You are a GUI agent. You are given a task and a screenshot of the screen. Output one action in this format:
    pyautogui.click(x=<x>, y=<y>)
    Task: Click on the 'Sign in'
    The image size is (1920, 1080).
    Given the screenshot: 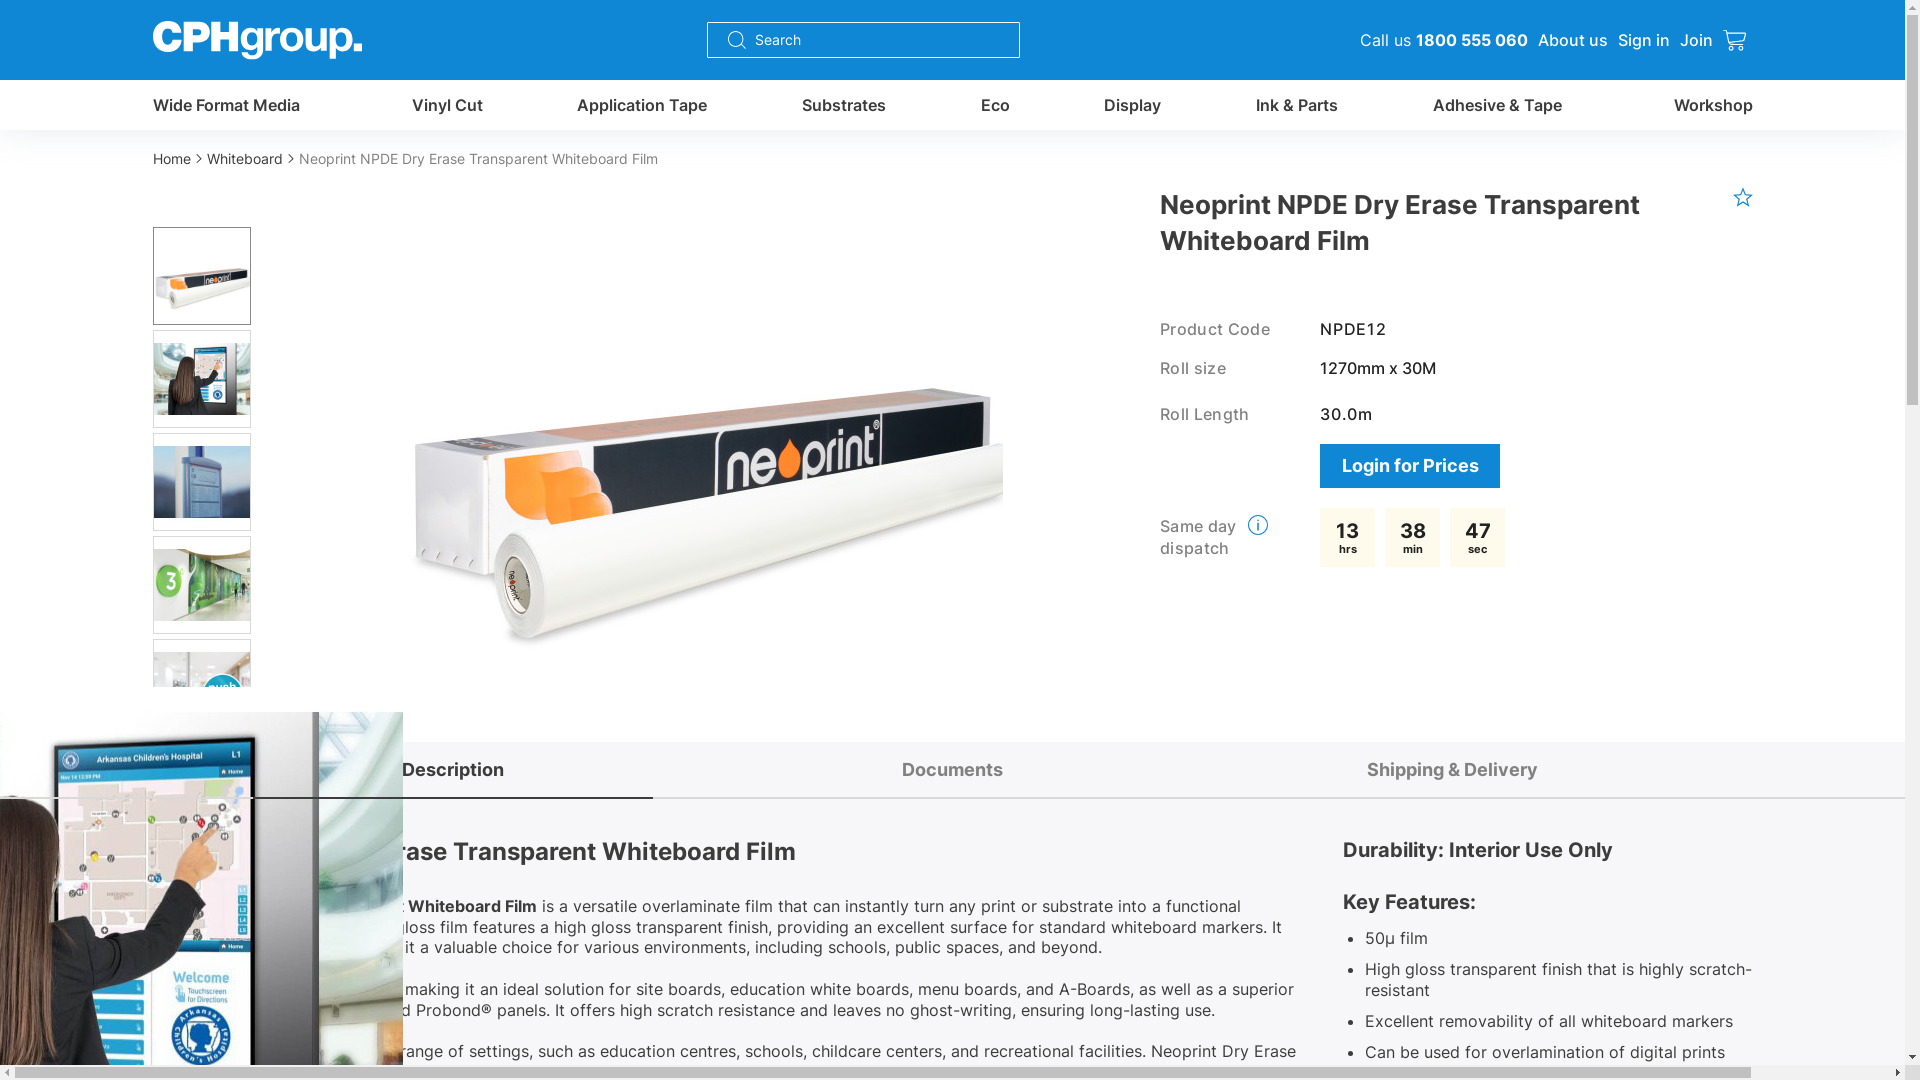 What is the action you would take?
    pyautogui.click(x=1617, y=39)
    